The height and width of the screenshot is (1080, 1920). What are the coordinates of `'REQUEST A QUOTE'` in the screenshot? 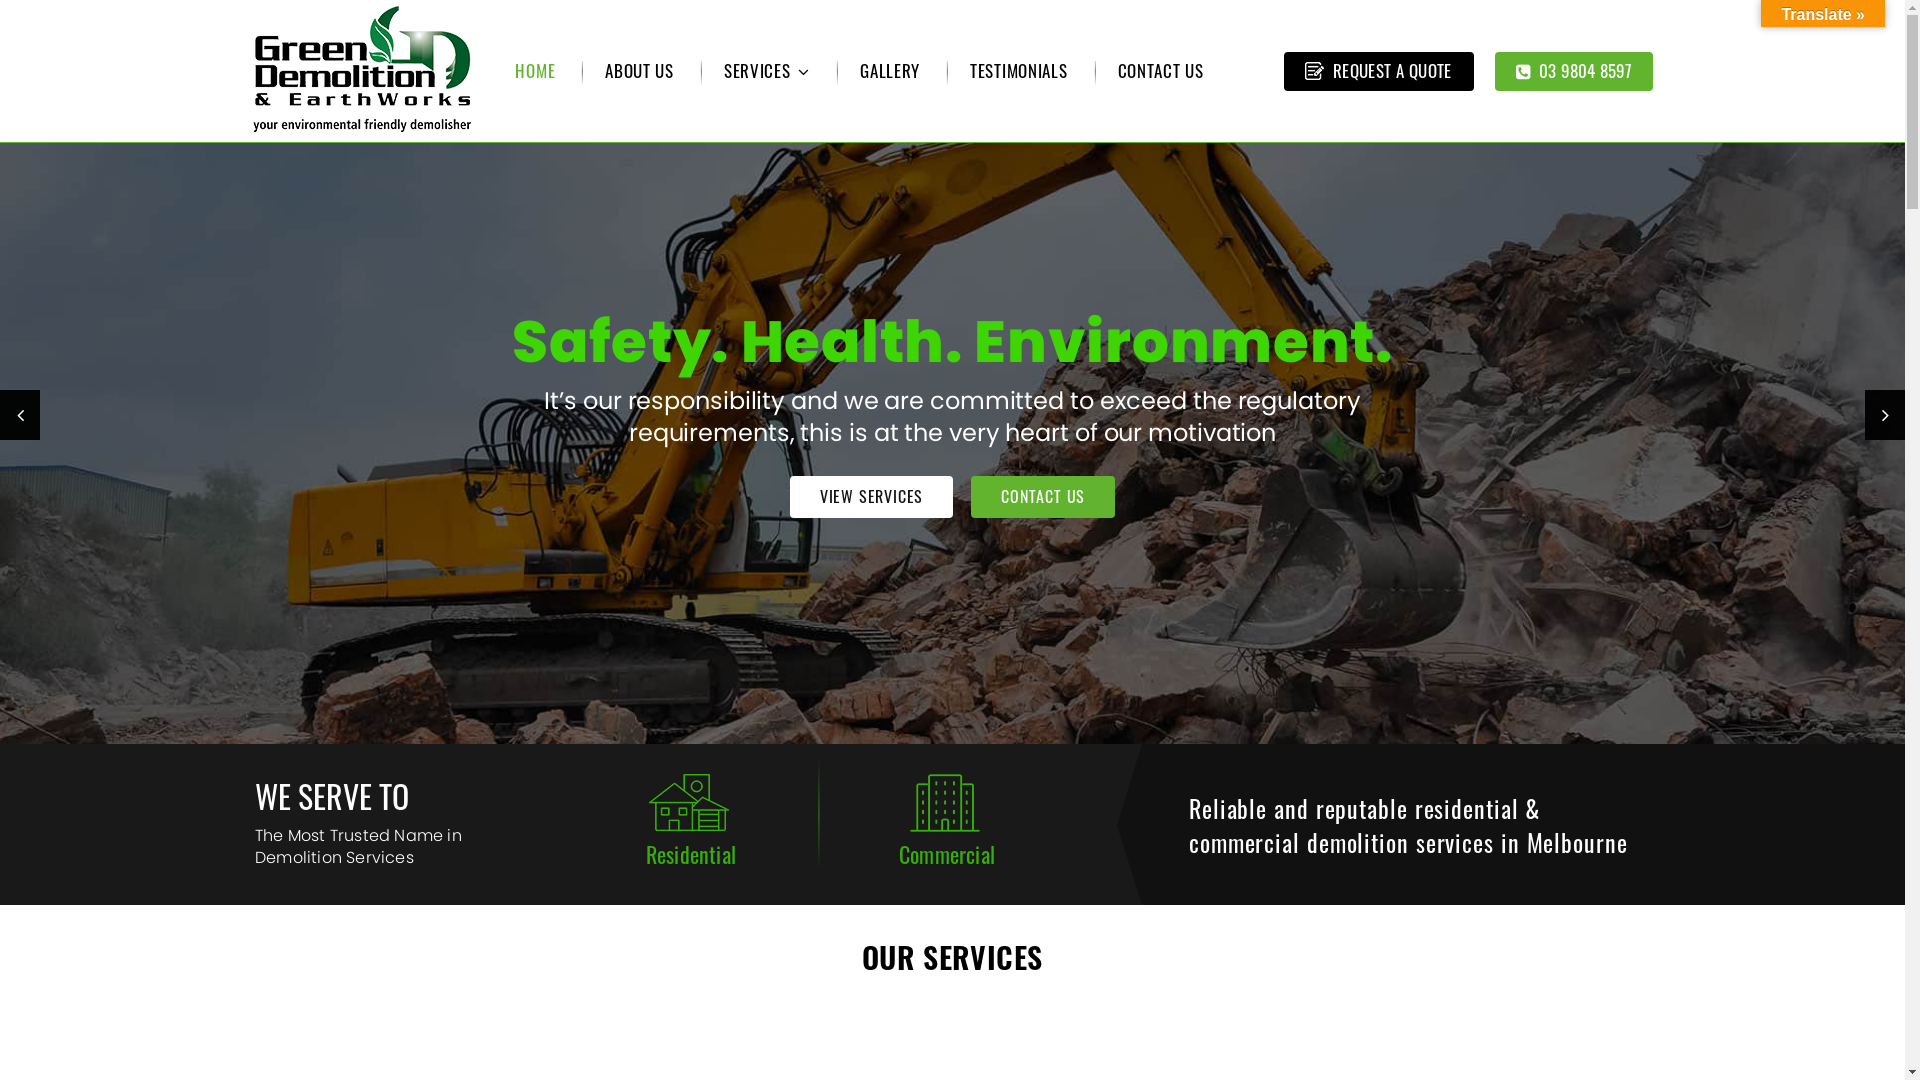 It's located at (1377, 70).